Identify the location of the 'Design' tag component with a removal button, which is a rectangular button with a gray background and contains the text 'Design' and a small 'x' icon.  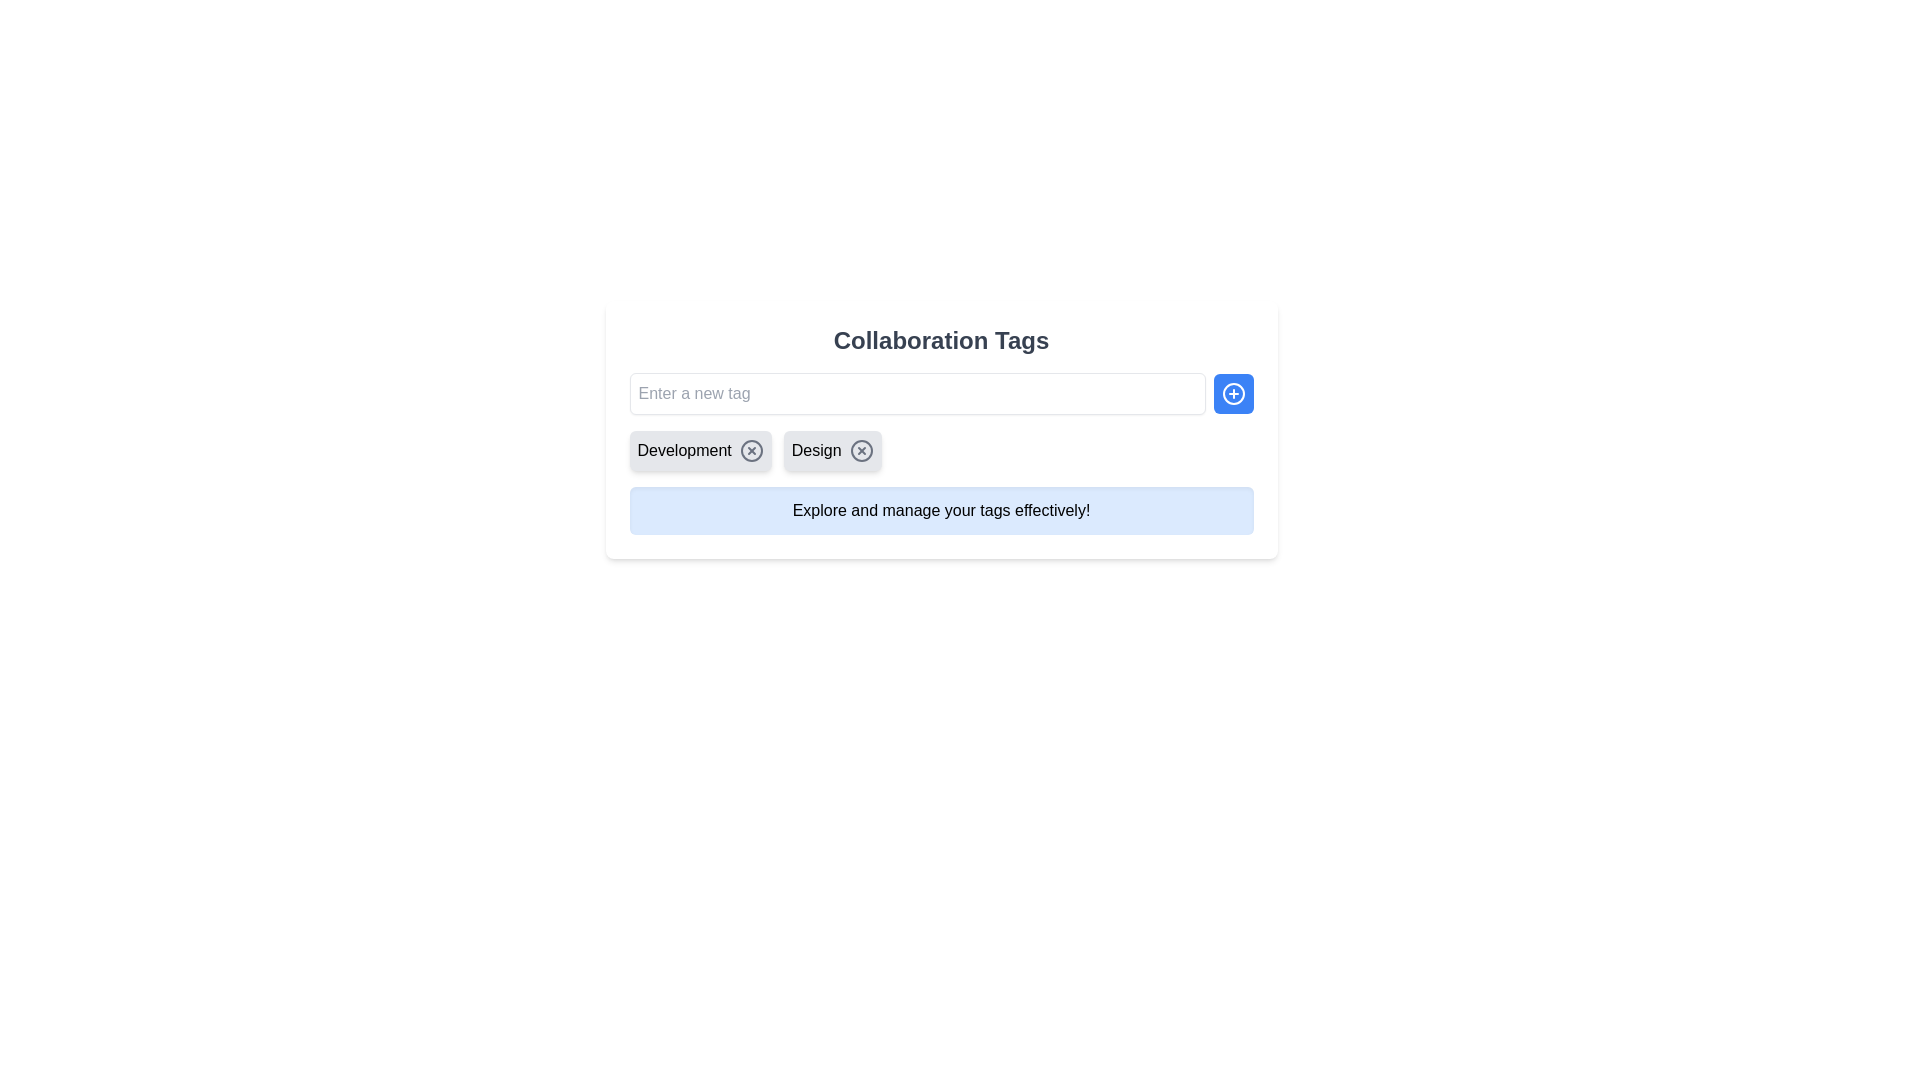
(832, 451).